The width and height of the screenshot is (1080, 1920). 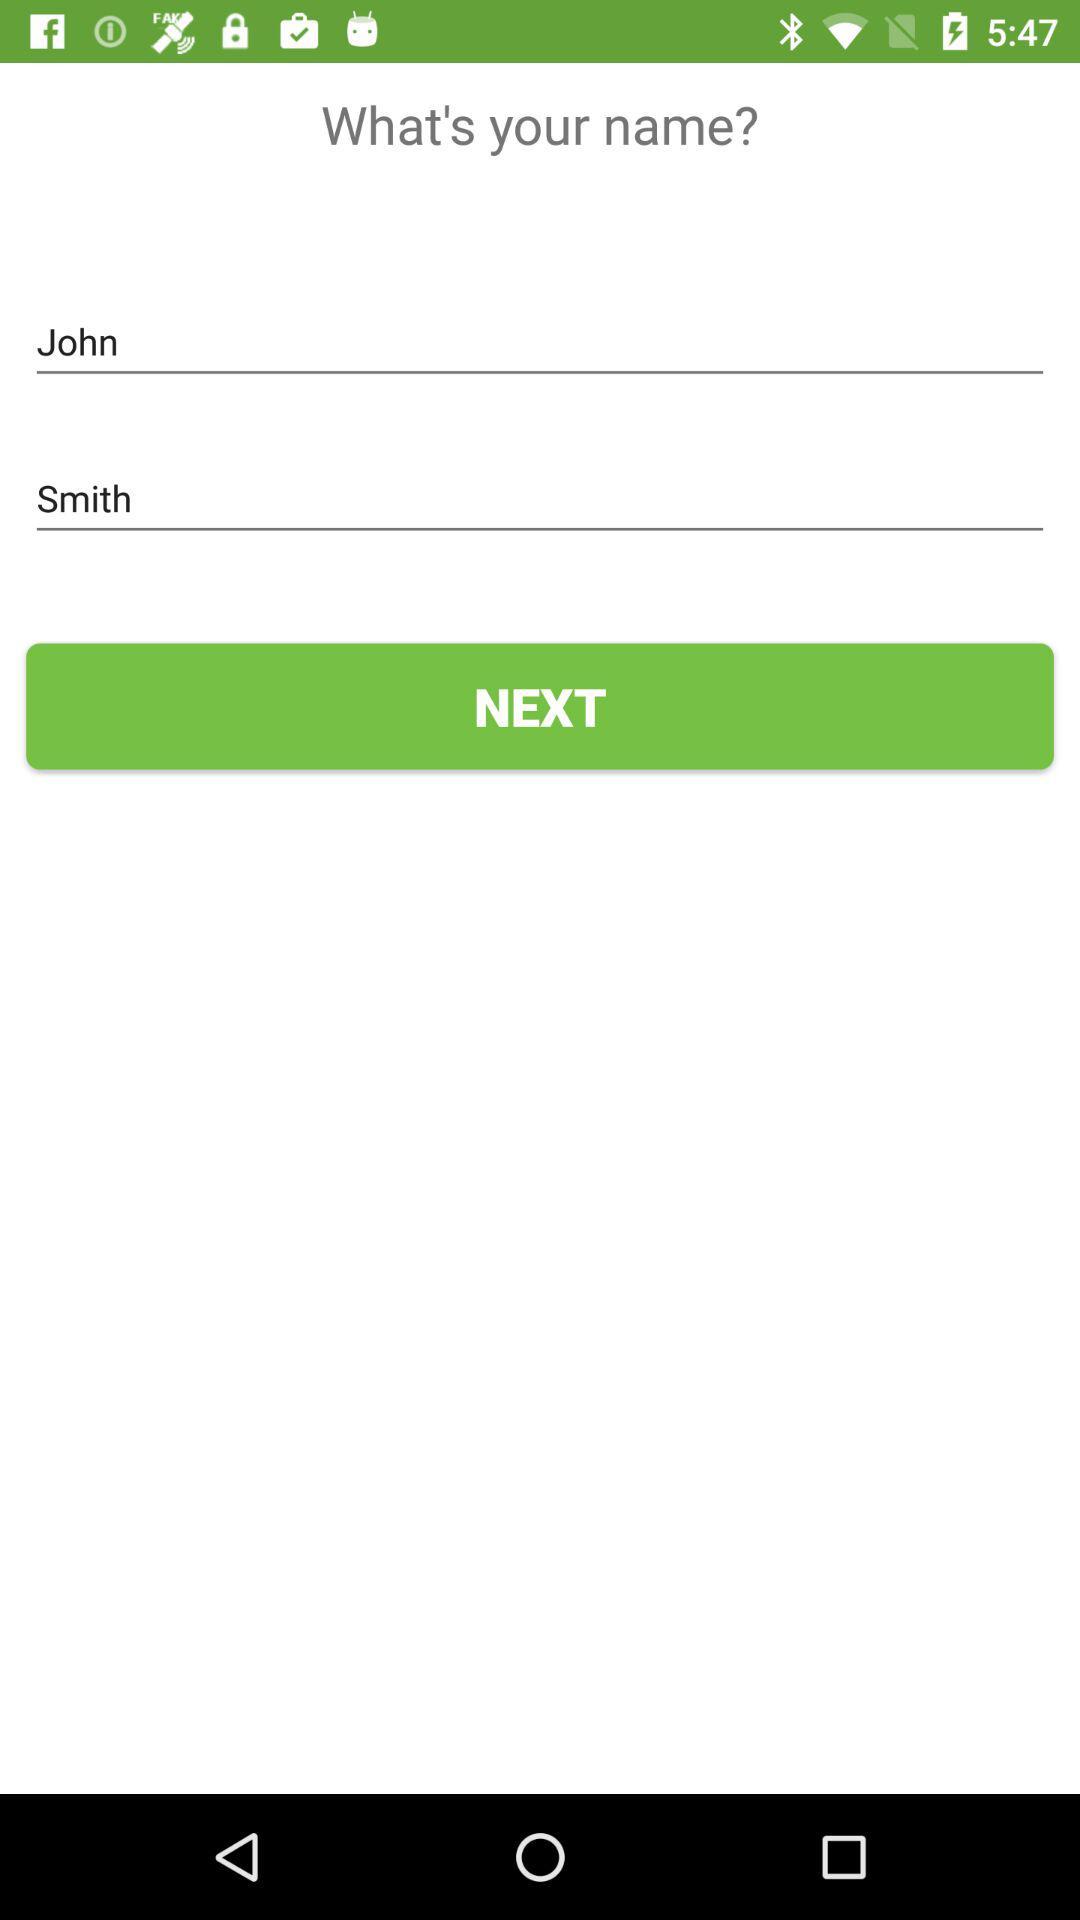 What do you see at coordinates (540, 499) in the screenshot?
I see `the item below the john icon` at bounding box center [540, 499].